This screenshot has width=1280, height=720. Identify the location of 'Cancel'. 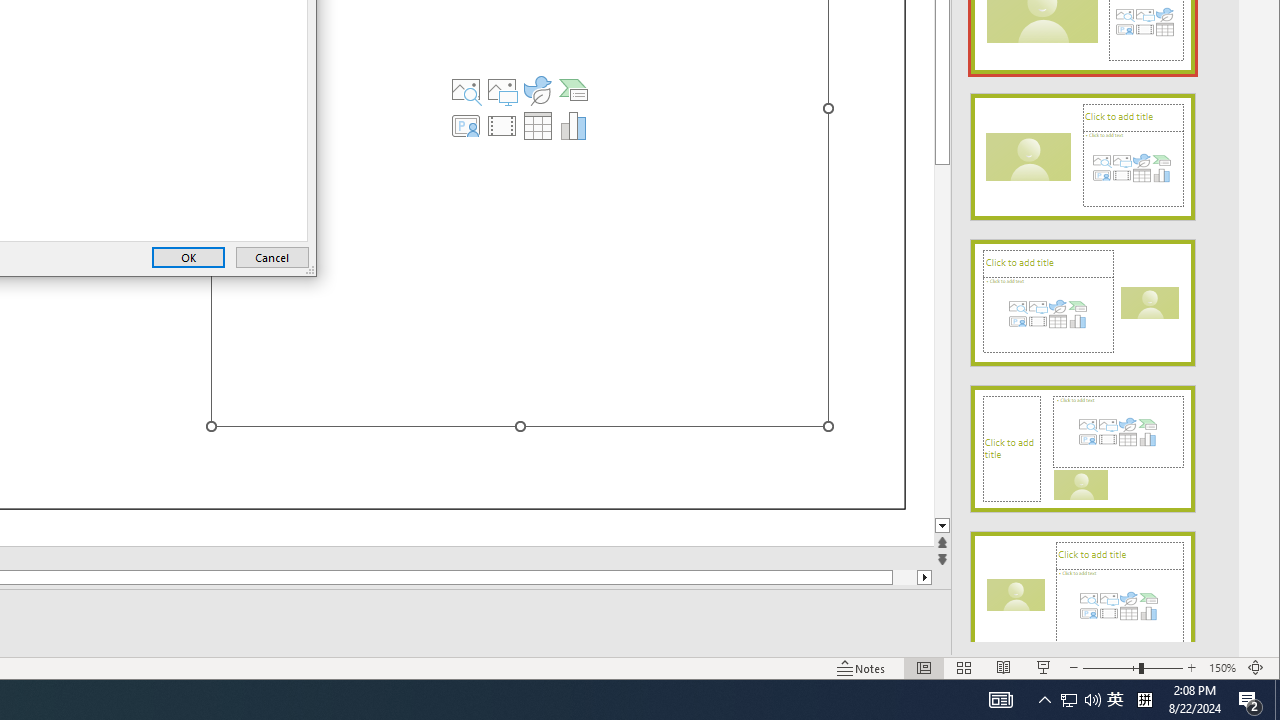
(271, 256).